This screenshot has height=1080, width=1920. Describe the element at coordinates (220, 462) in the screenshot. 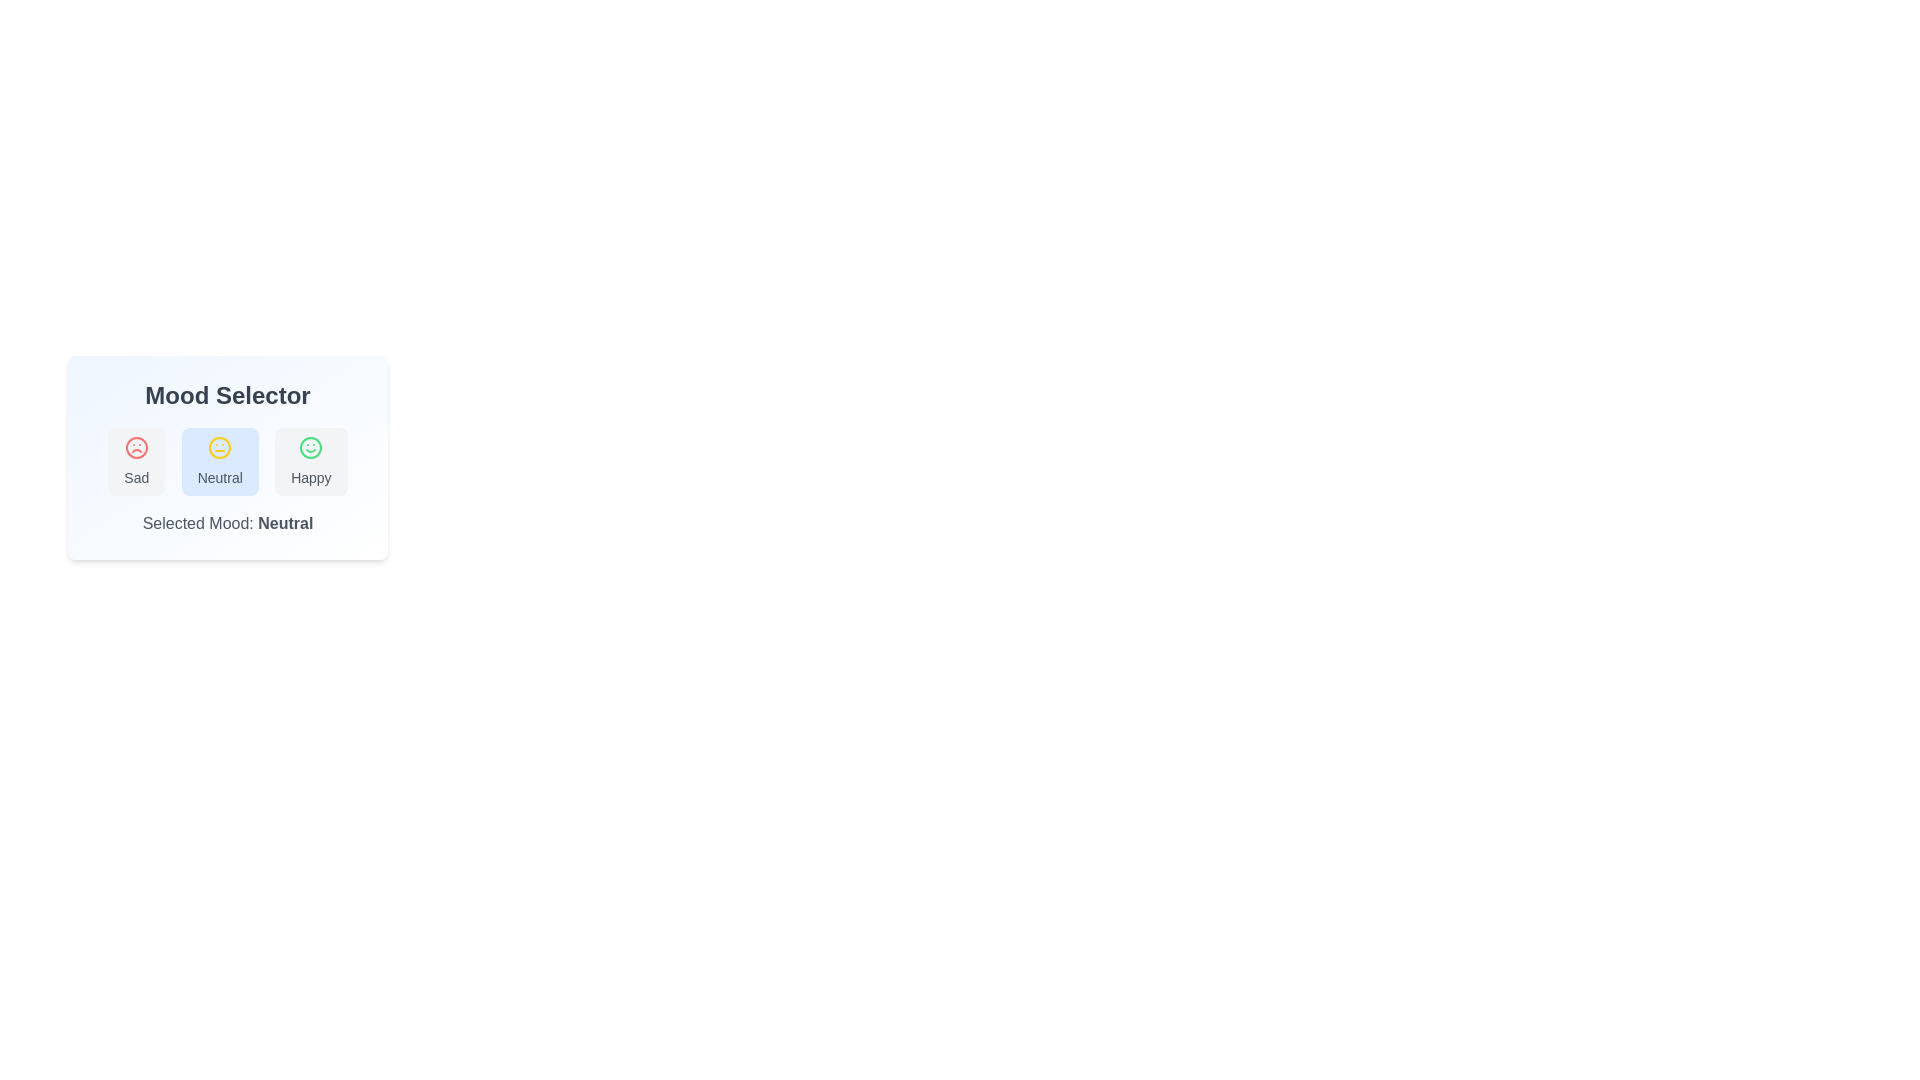

I see `the mood option Neutral to select it` at that location.